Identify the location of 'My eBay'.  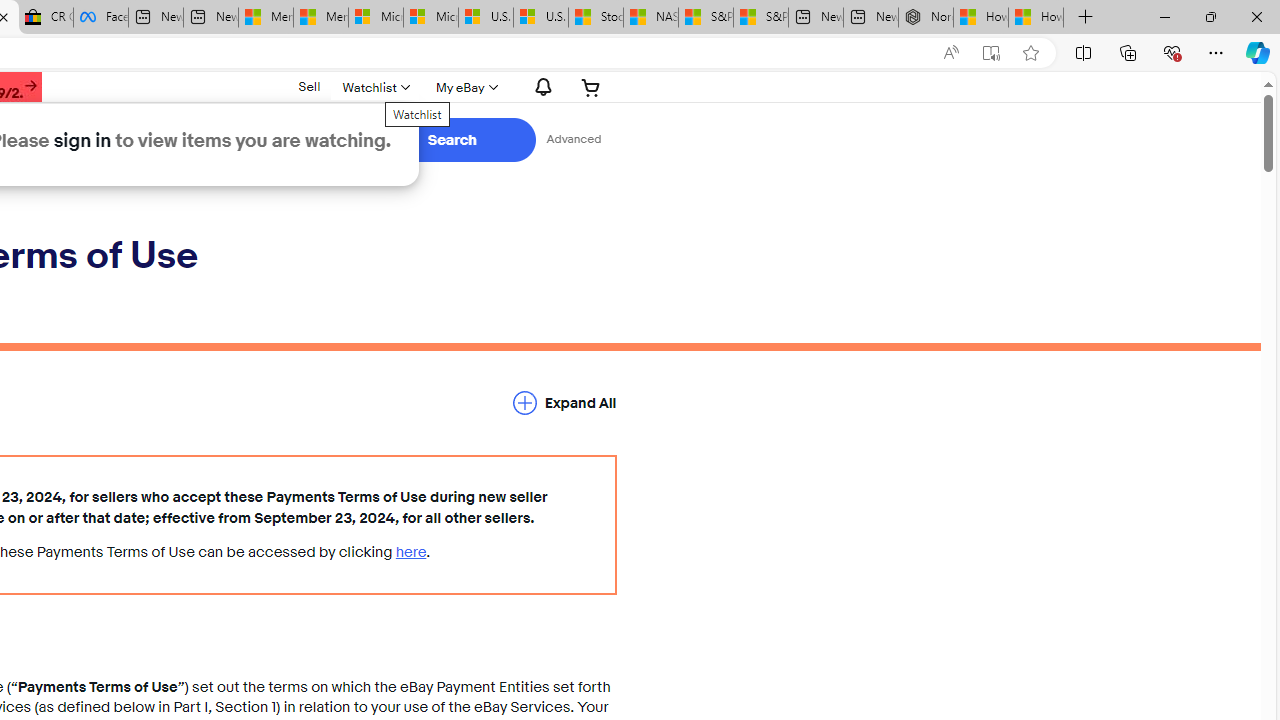
(464, 86).